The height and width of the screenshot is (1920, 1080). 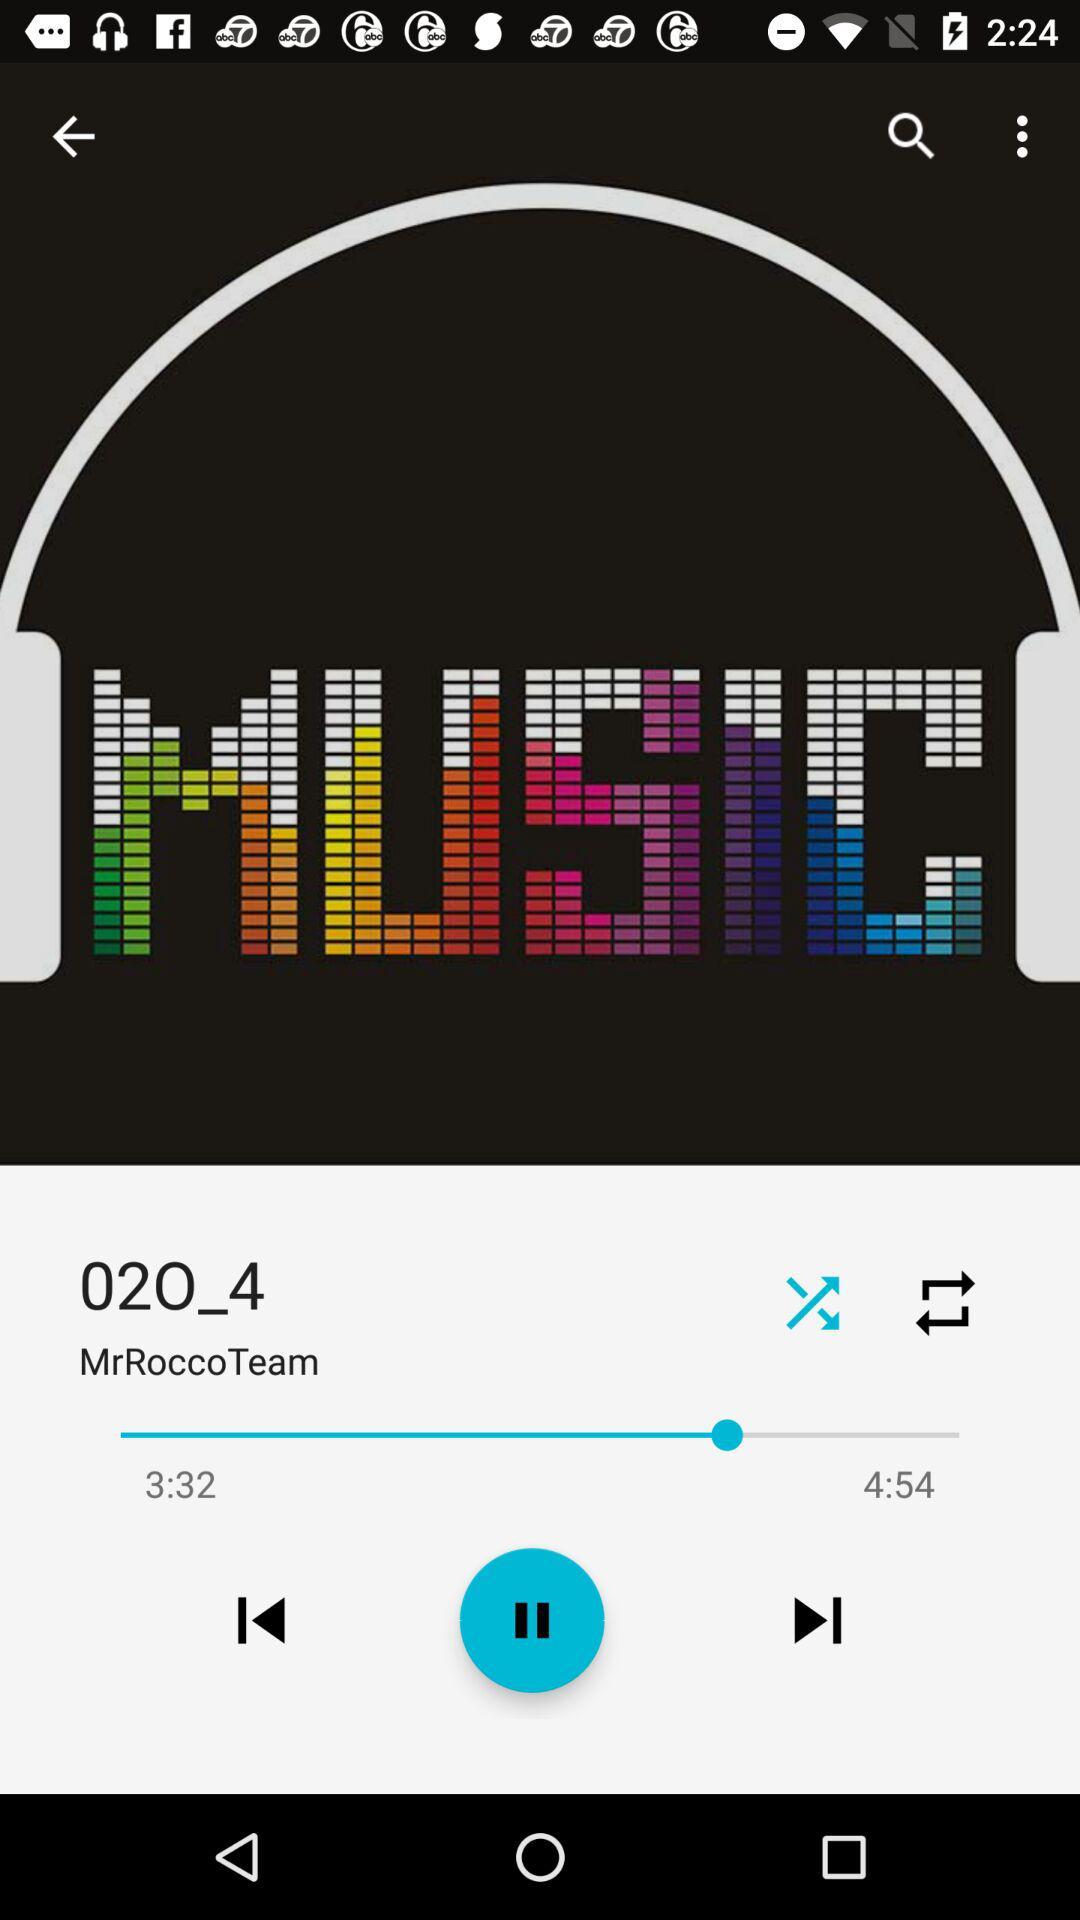 I want to click on the item above the 02o_4, so click(x=72, y=135).